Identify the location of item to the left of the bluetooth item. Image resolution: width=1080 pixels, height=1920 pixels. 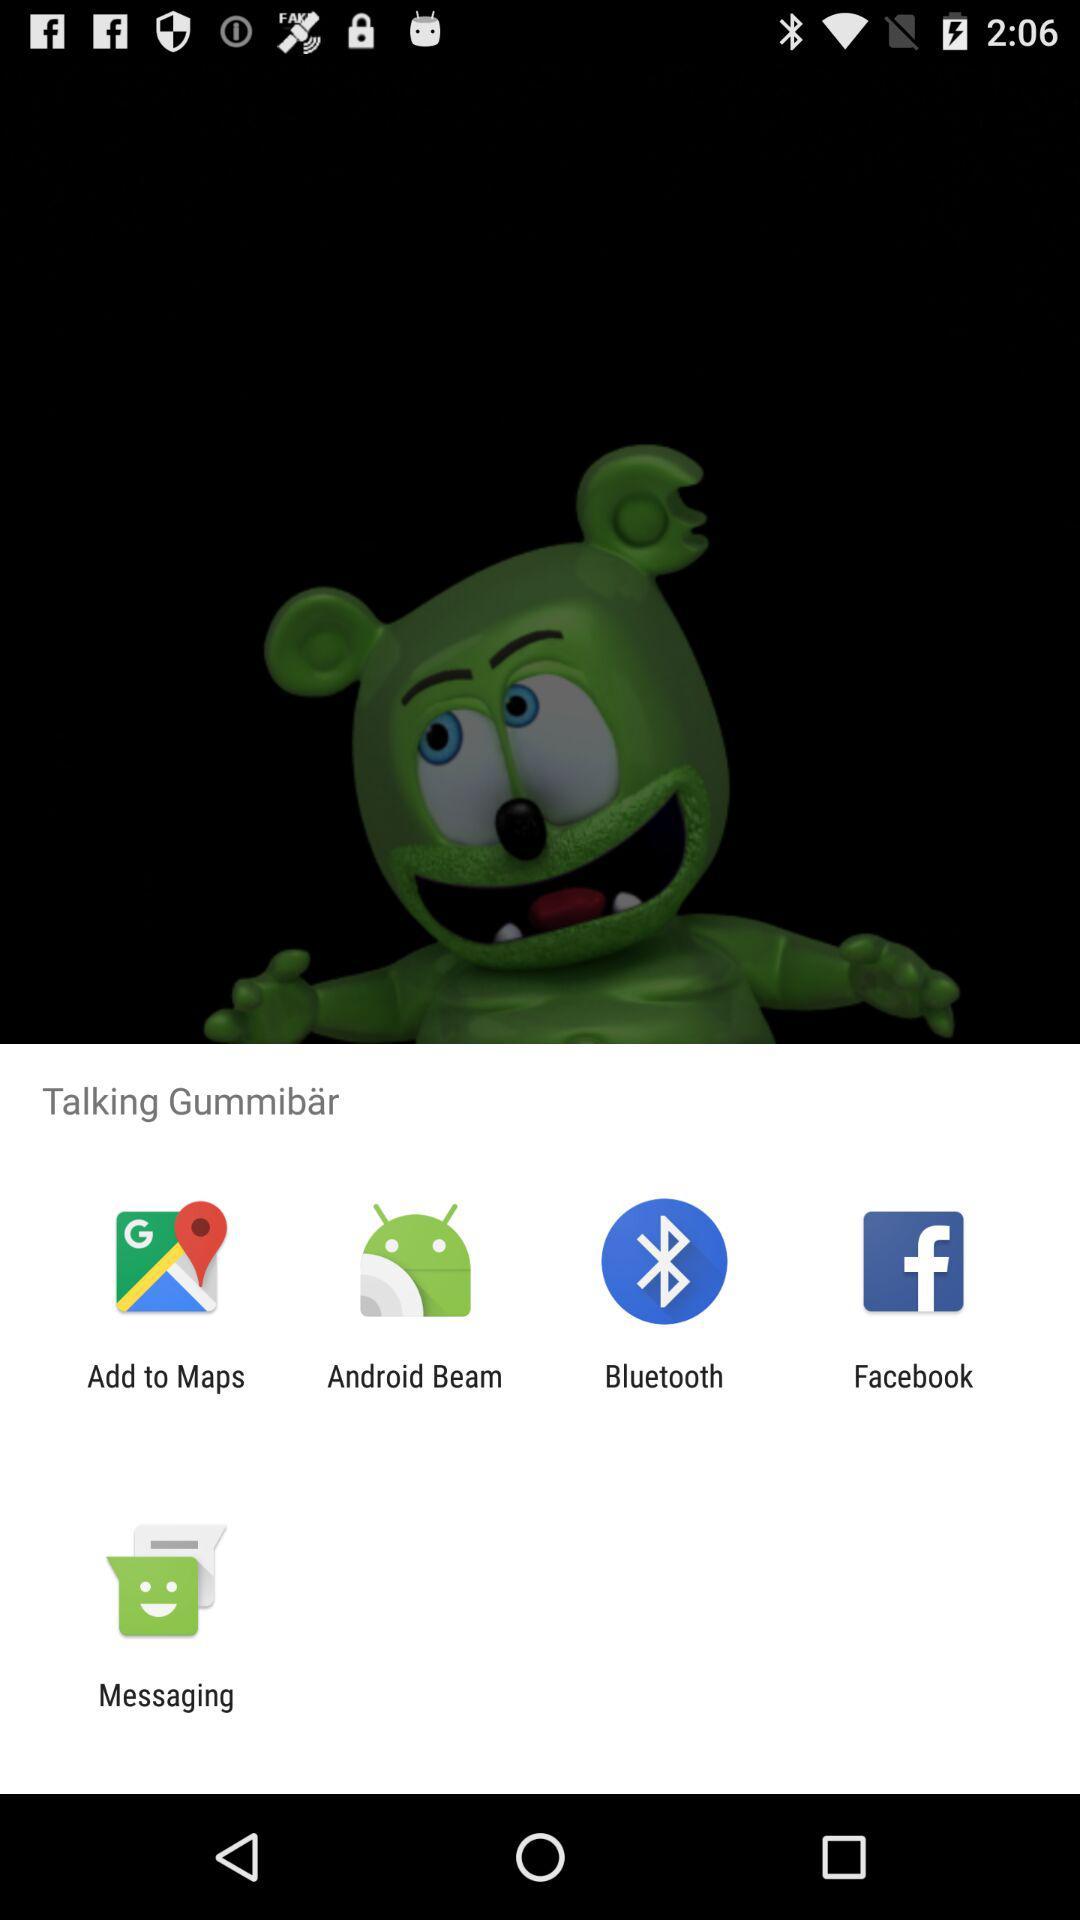
(414, 1392).